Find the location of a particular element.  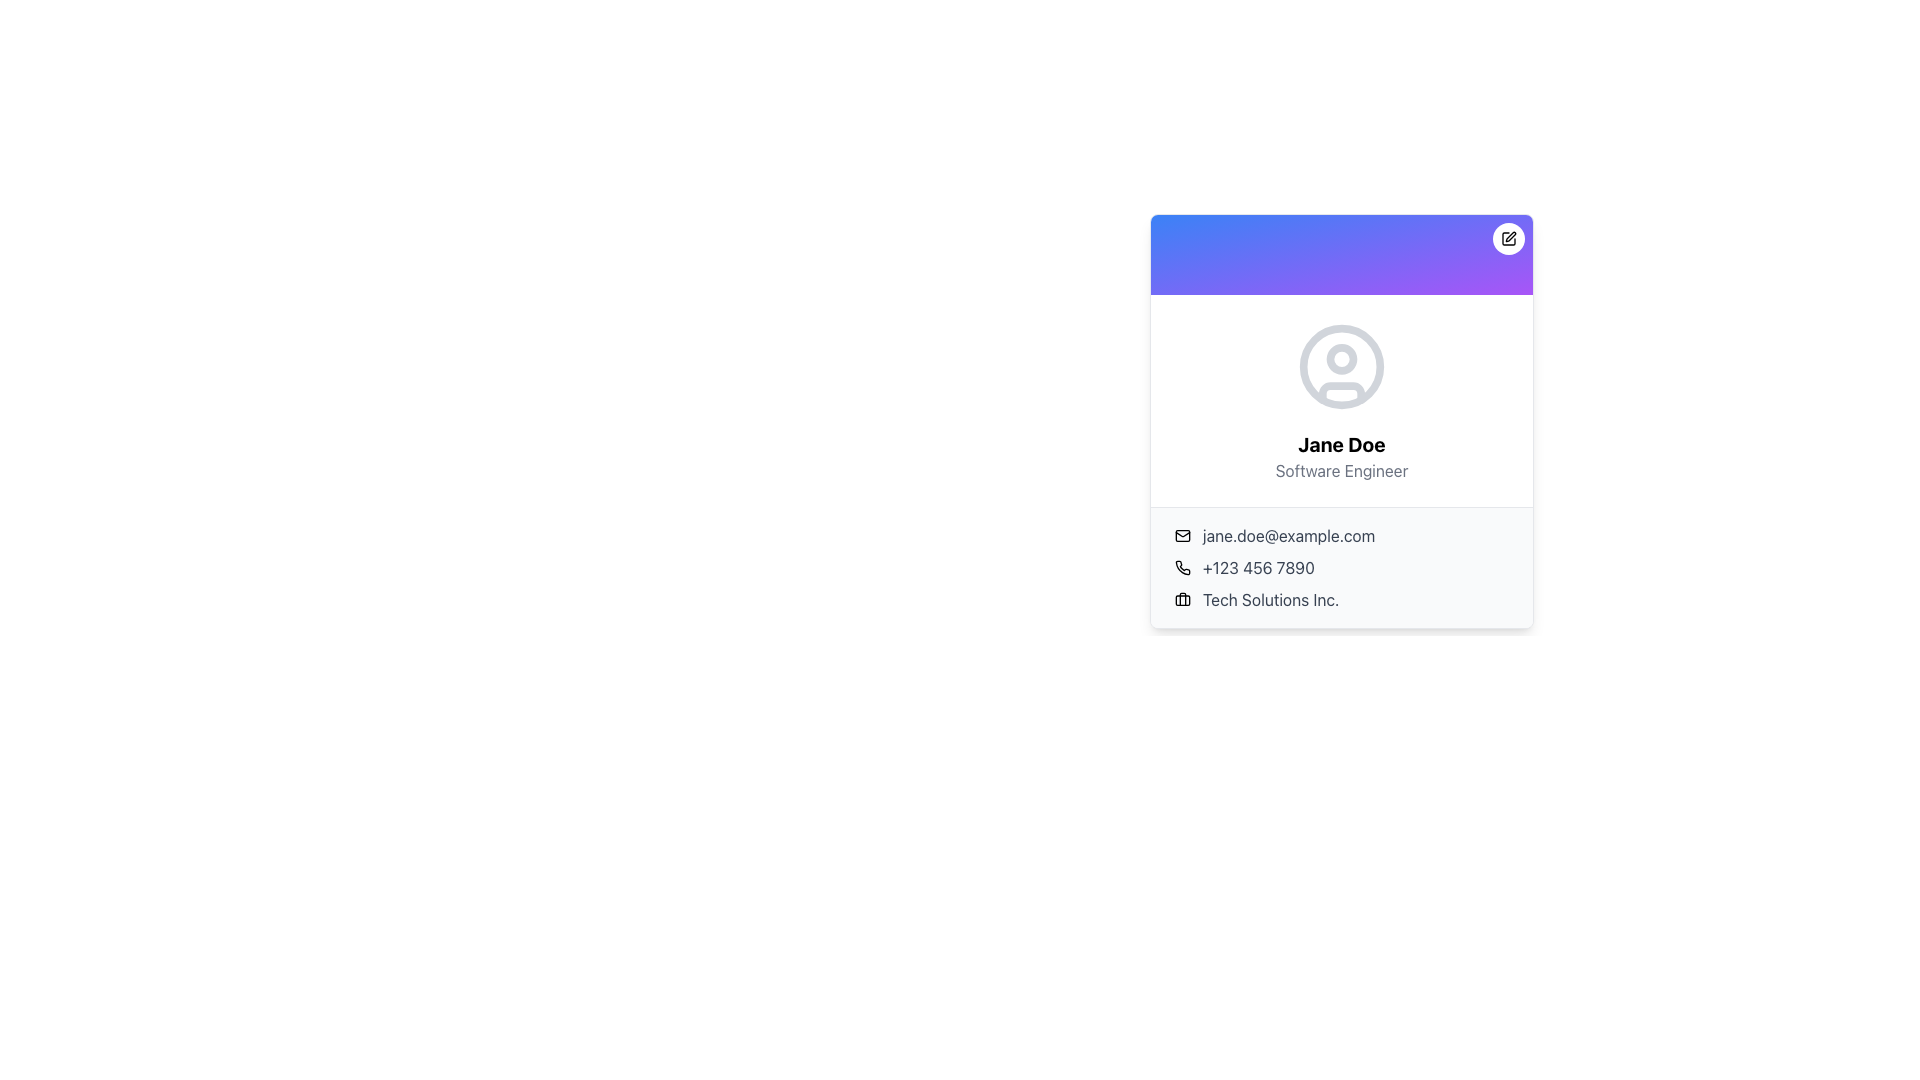

the envelope outline icon is located at coordinates (1182, 535).